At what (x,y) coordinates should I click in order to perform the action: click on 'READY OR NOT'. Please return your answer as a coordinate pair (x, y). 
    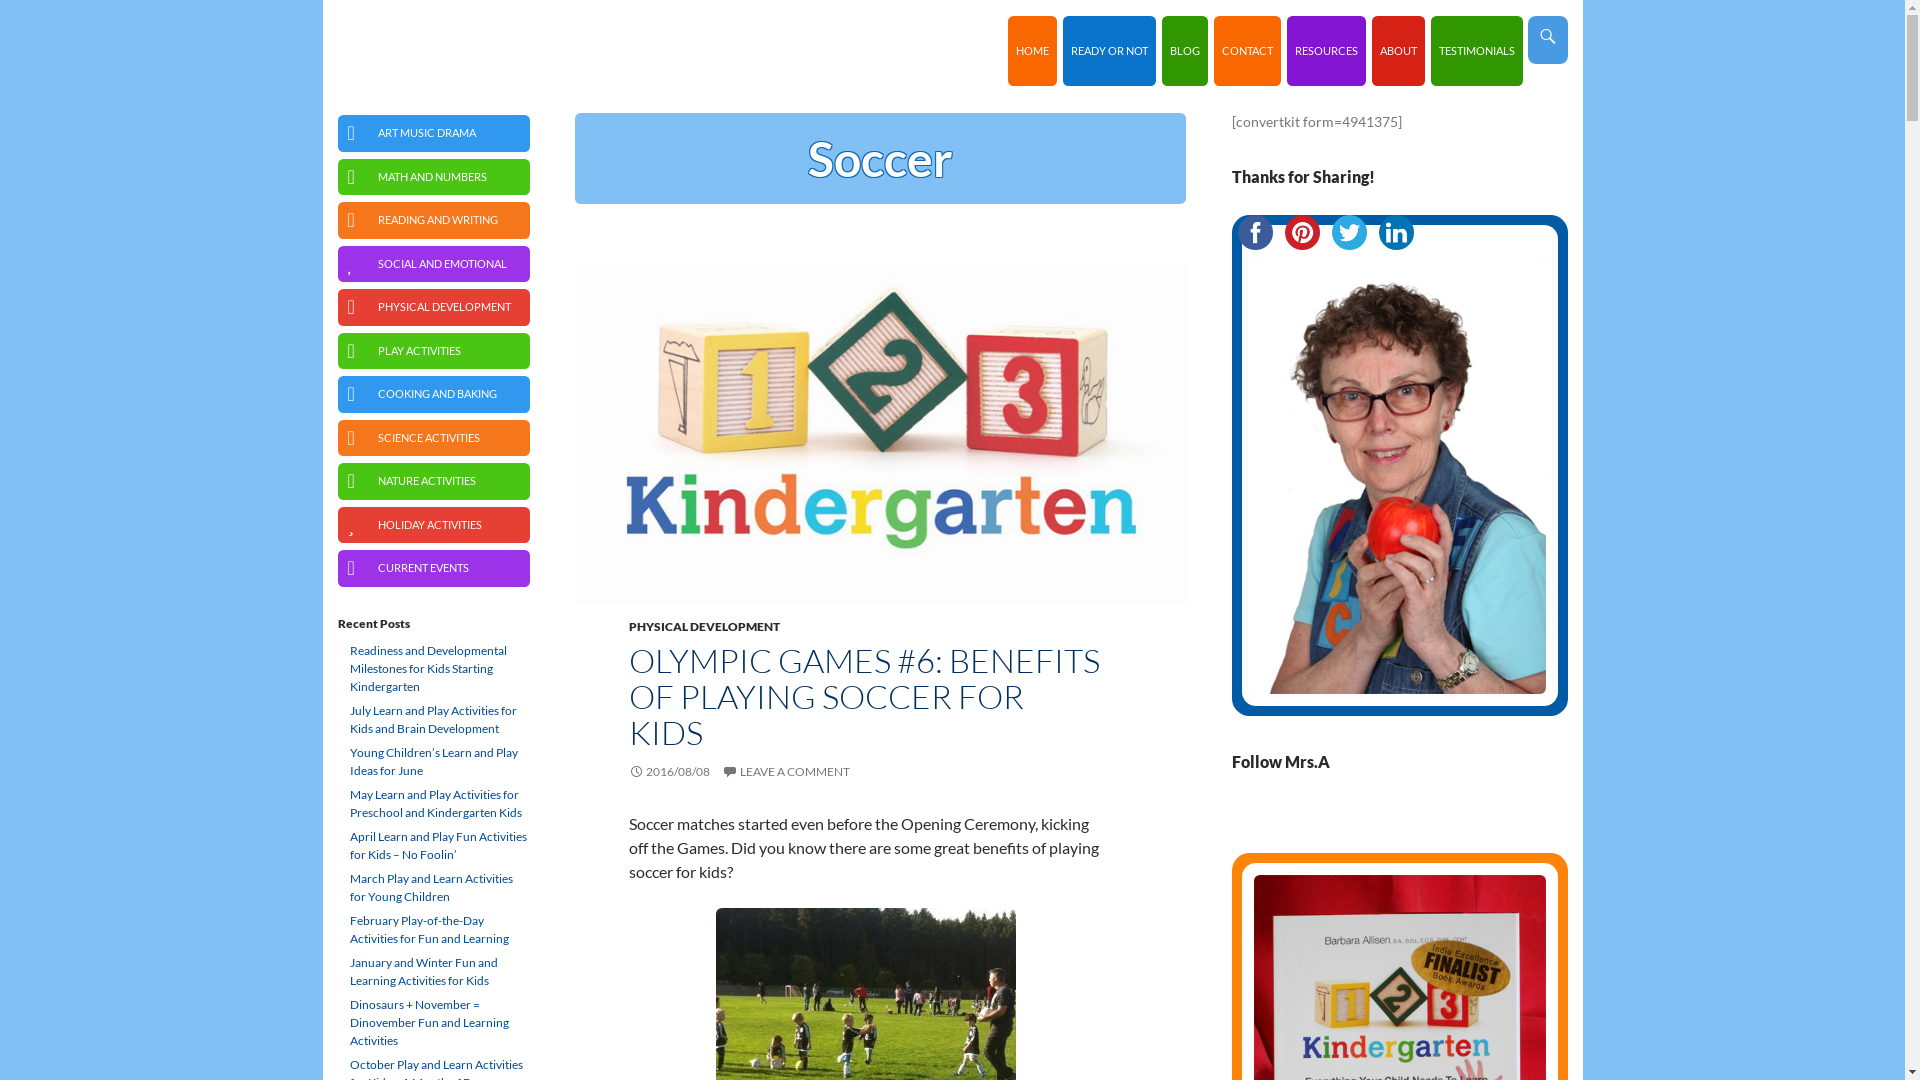
    Looking at the image, I should click on (1060, 49).